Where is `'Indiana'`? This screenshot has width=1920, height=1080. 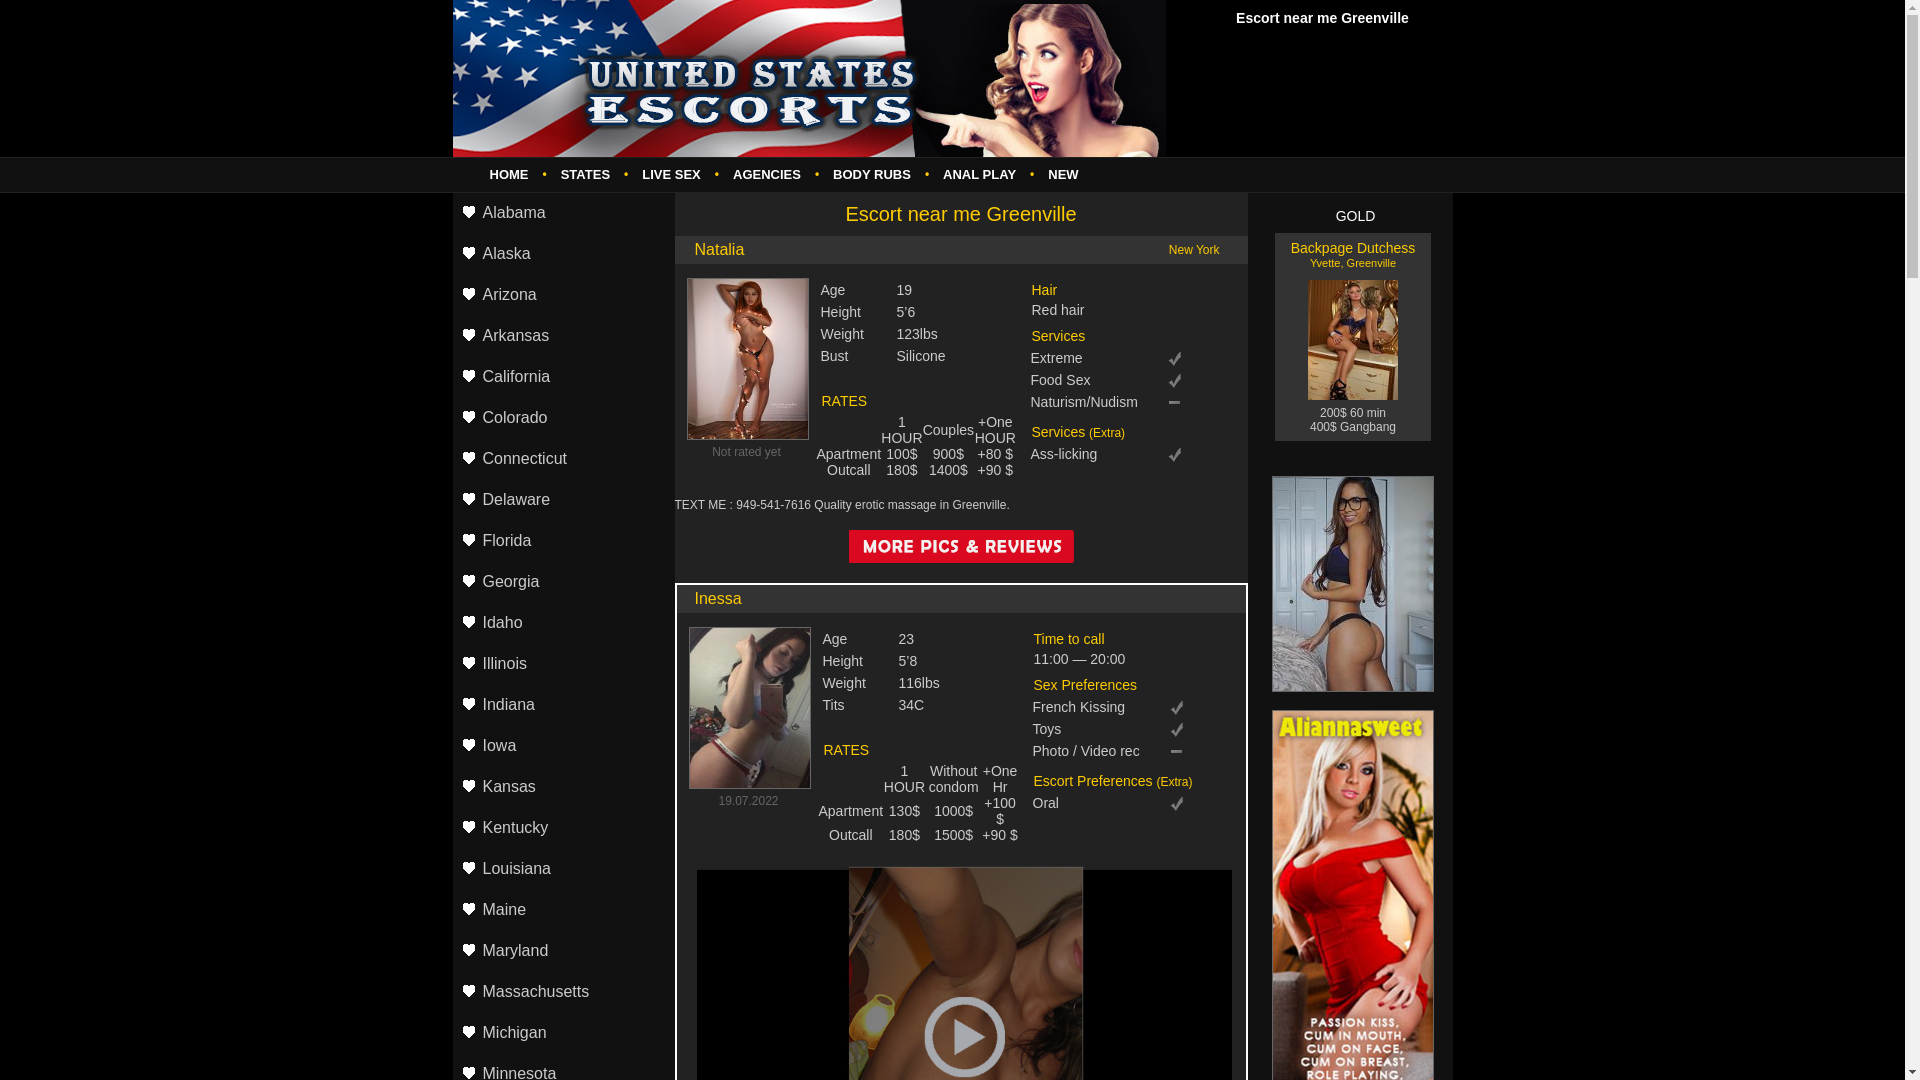
'Indiana' is located at coordinates (450, 704).